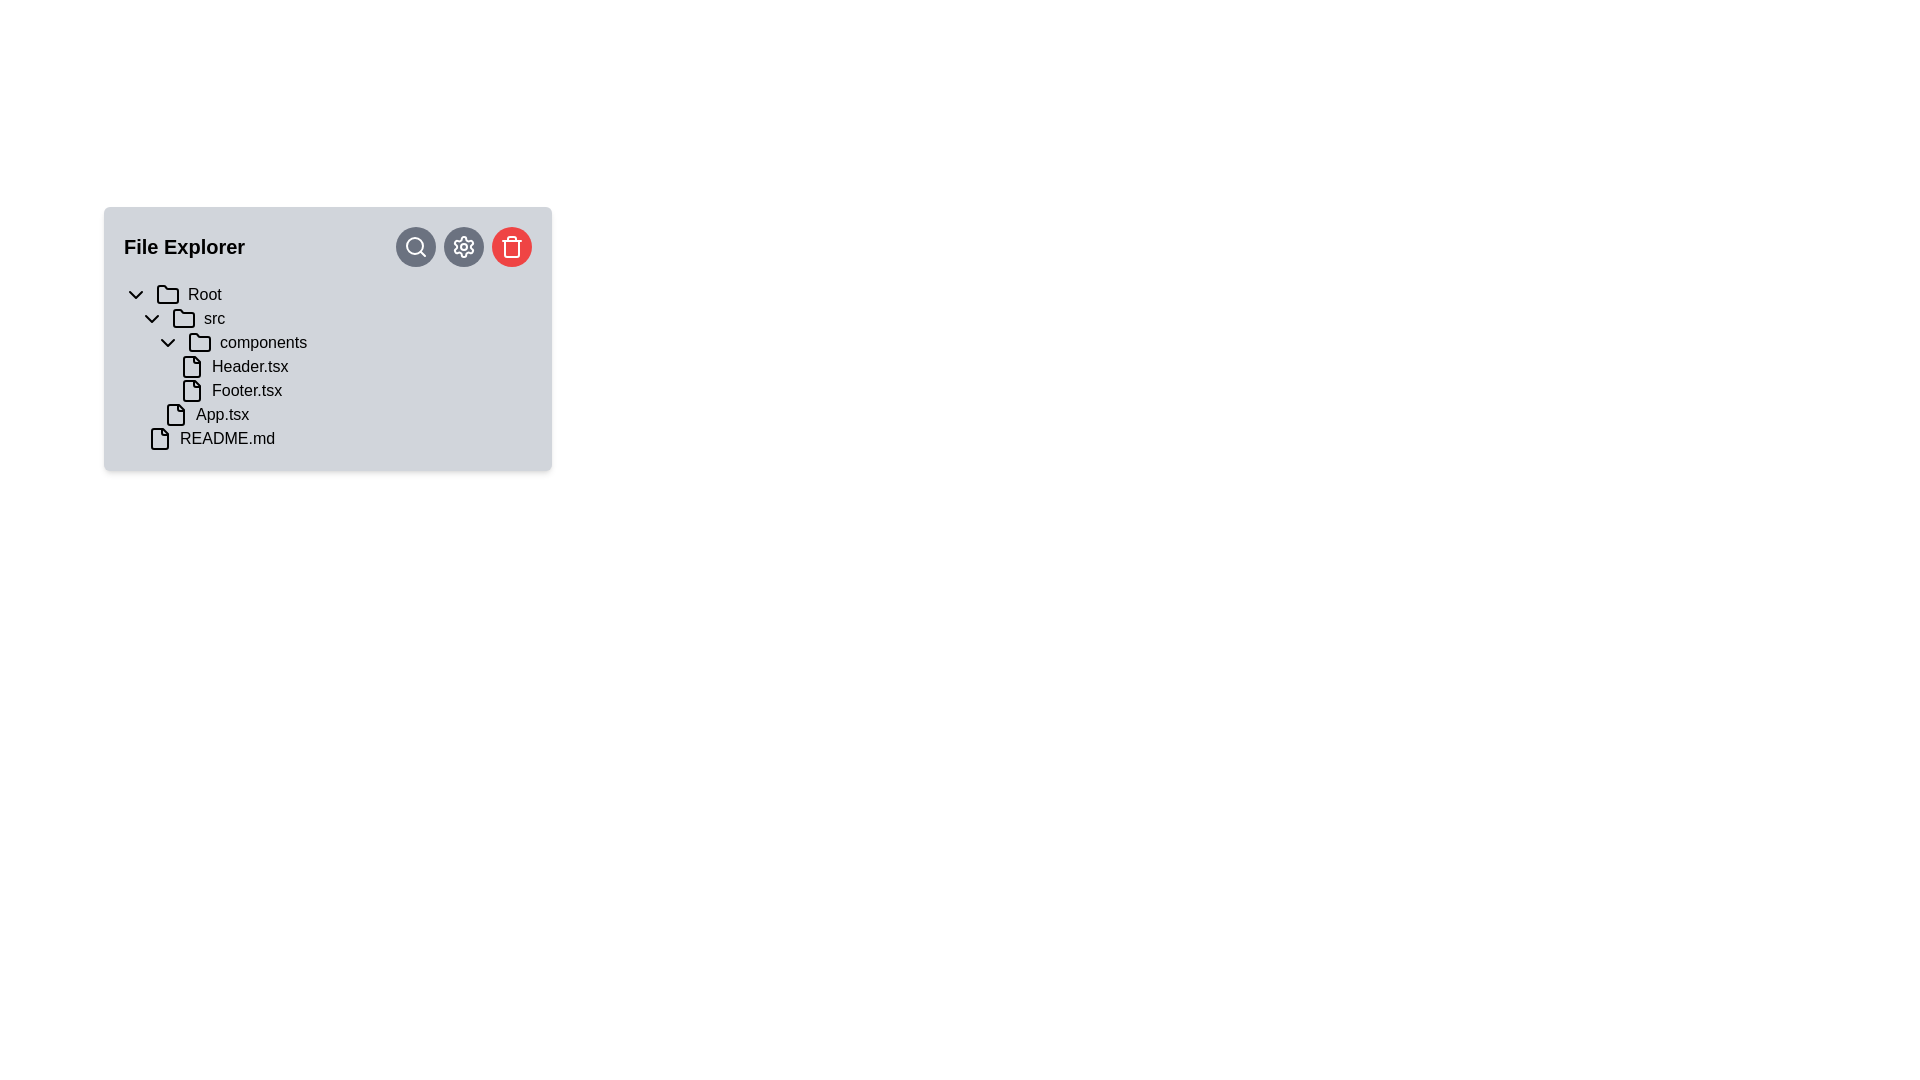 This screenshot has width=1920, height=1080. I want to click on the label indicating the 'src' folder, which is located immediately to the right of the folder icon in the file explorer panel, so click(214, 318).